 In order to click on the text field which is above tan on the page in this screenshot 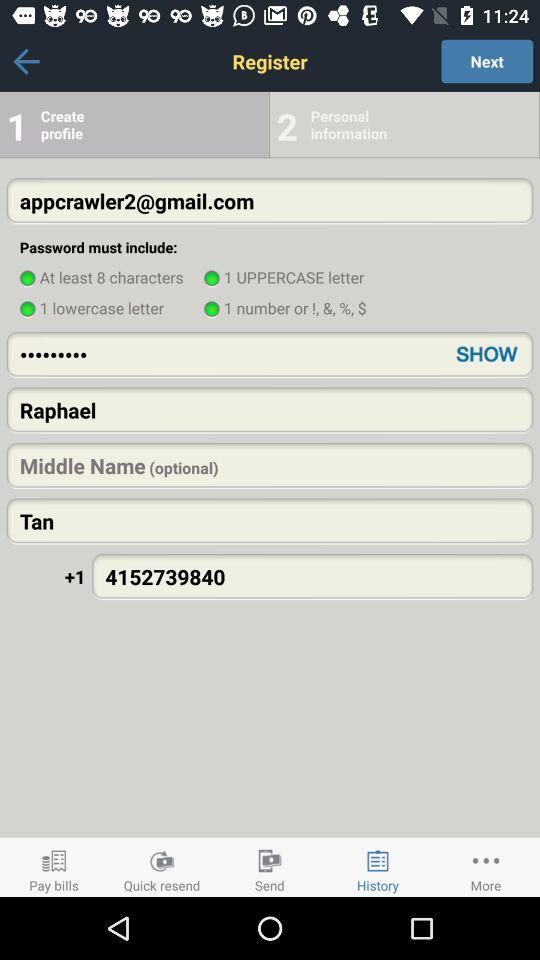, I will do `click(270, 465)`.